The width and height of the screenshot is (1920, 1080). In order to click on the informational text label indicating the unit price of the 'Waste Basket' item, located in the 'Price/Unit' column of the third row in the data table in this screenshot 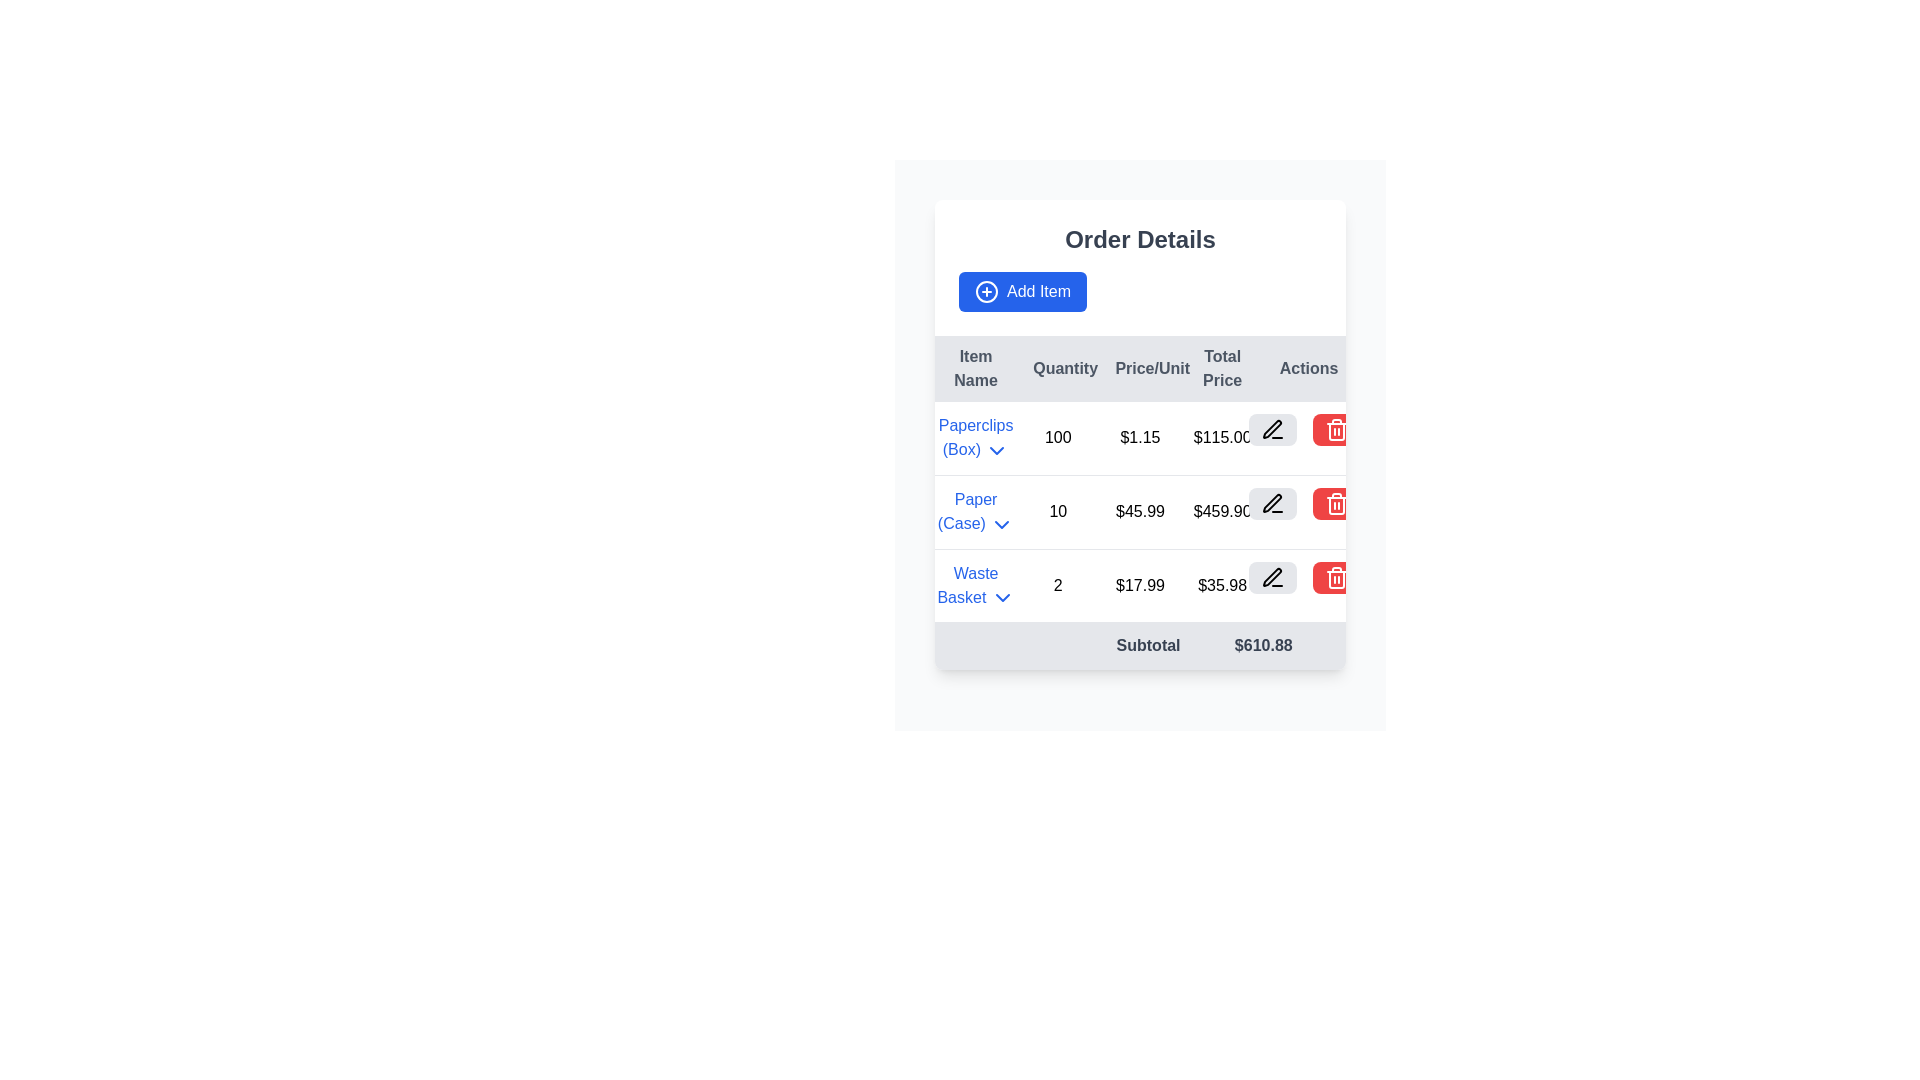, I will do `click(1140, 585)`.